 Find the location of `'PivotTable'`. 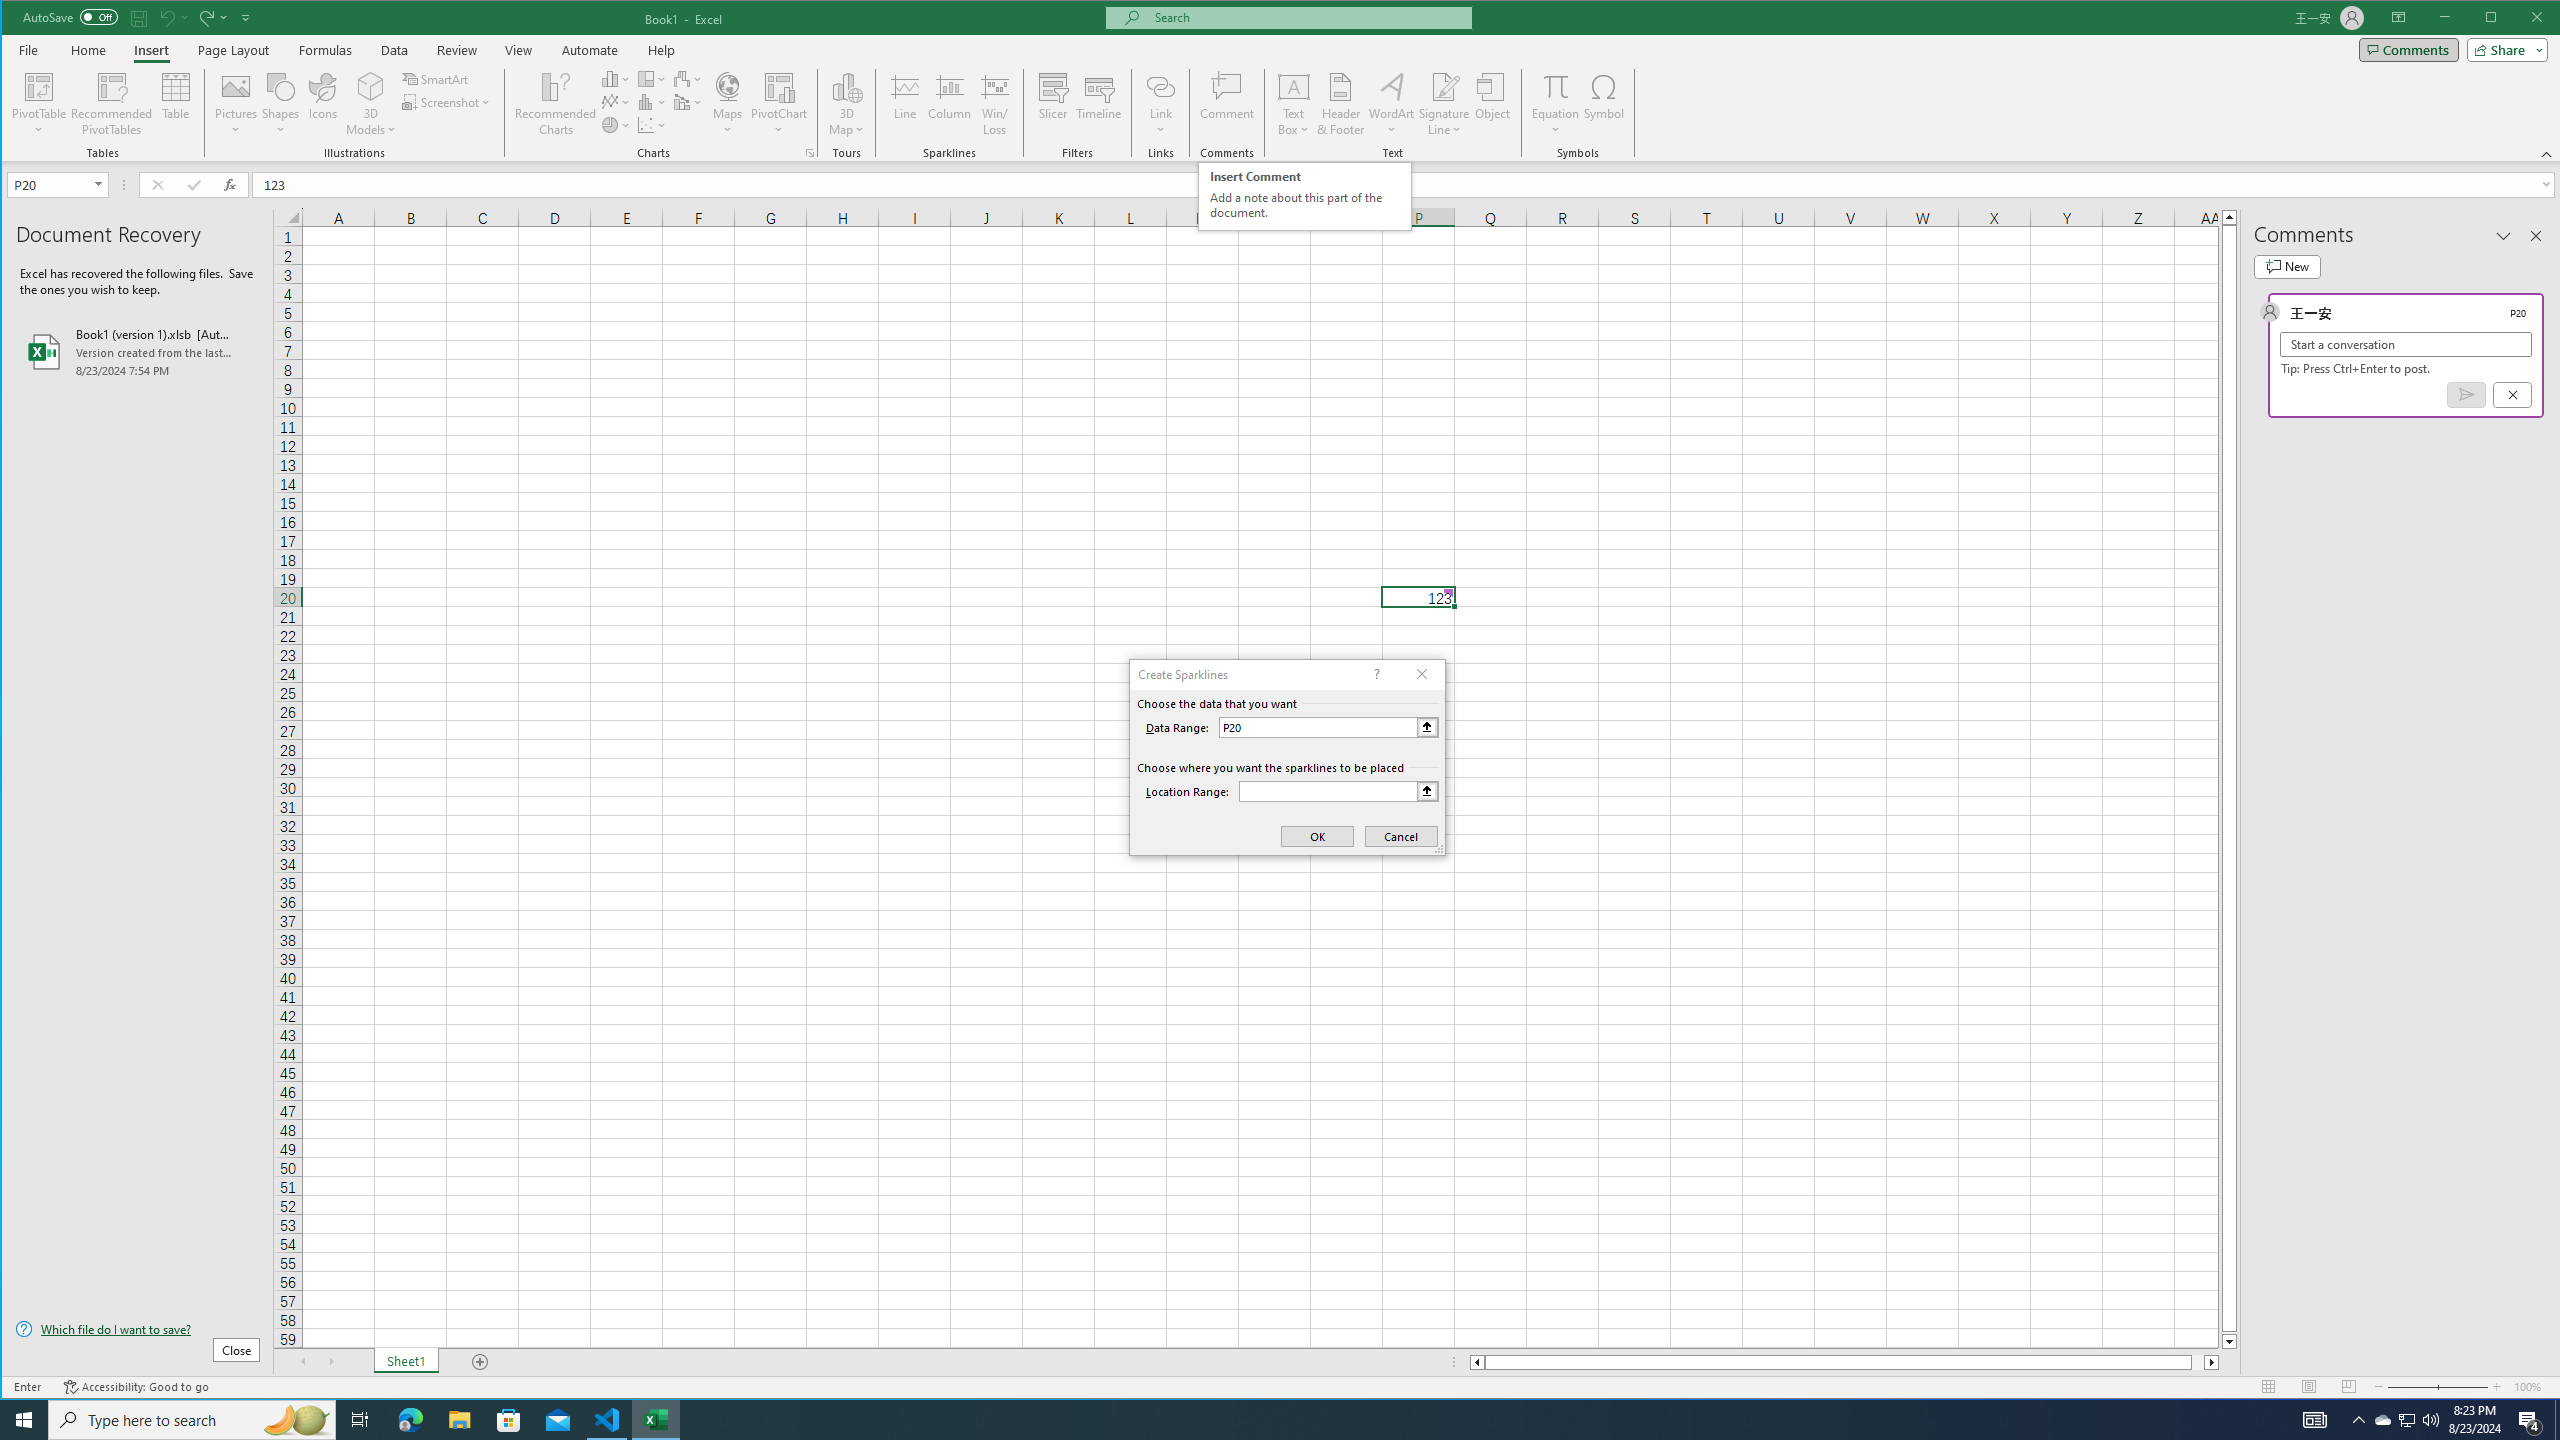

'PivotTable' is located at coordinates (38, 85).